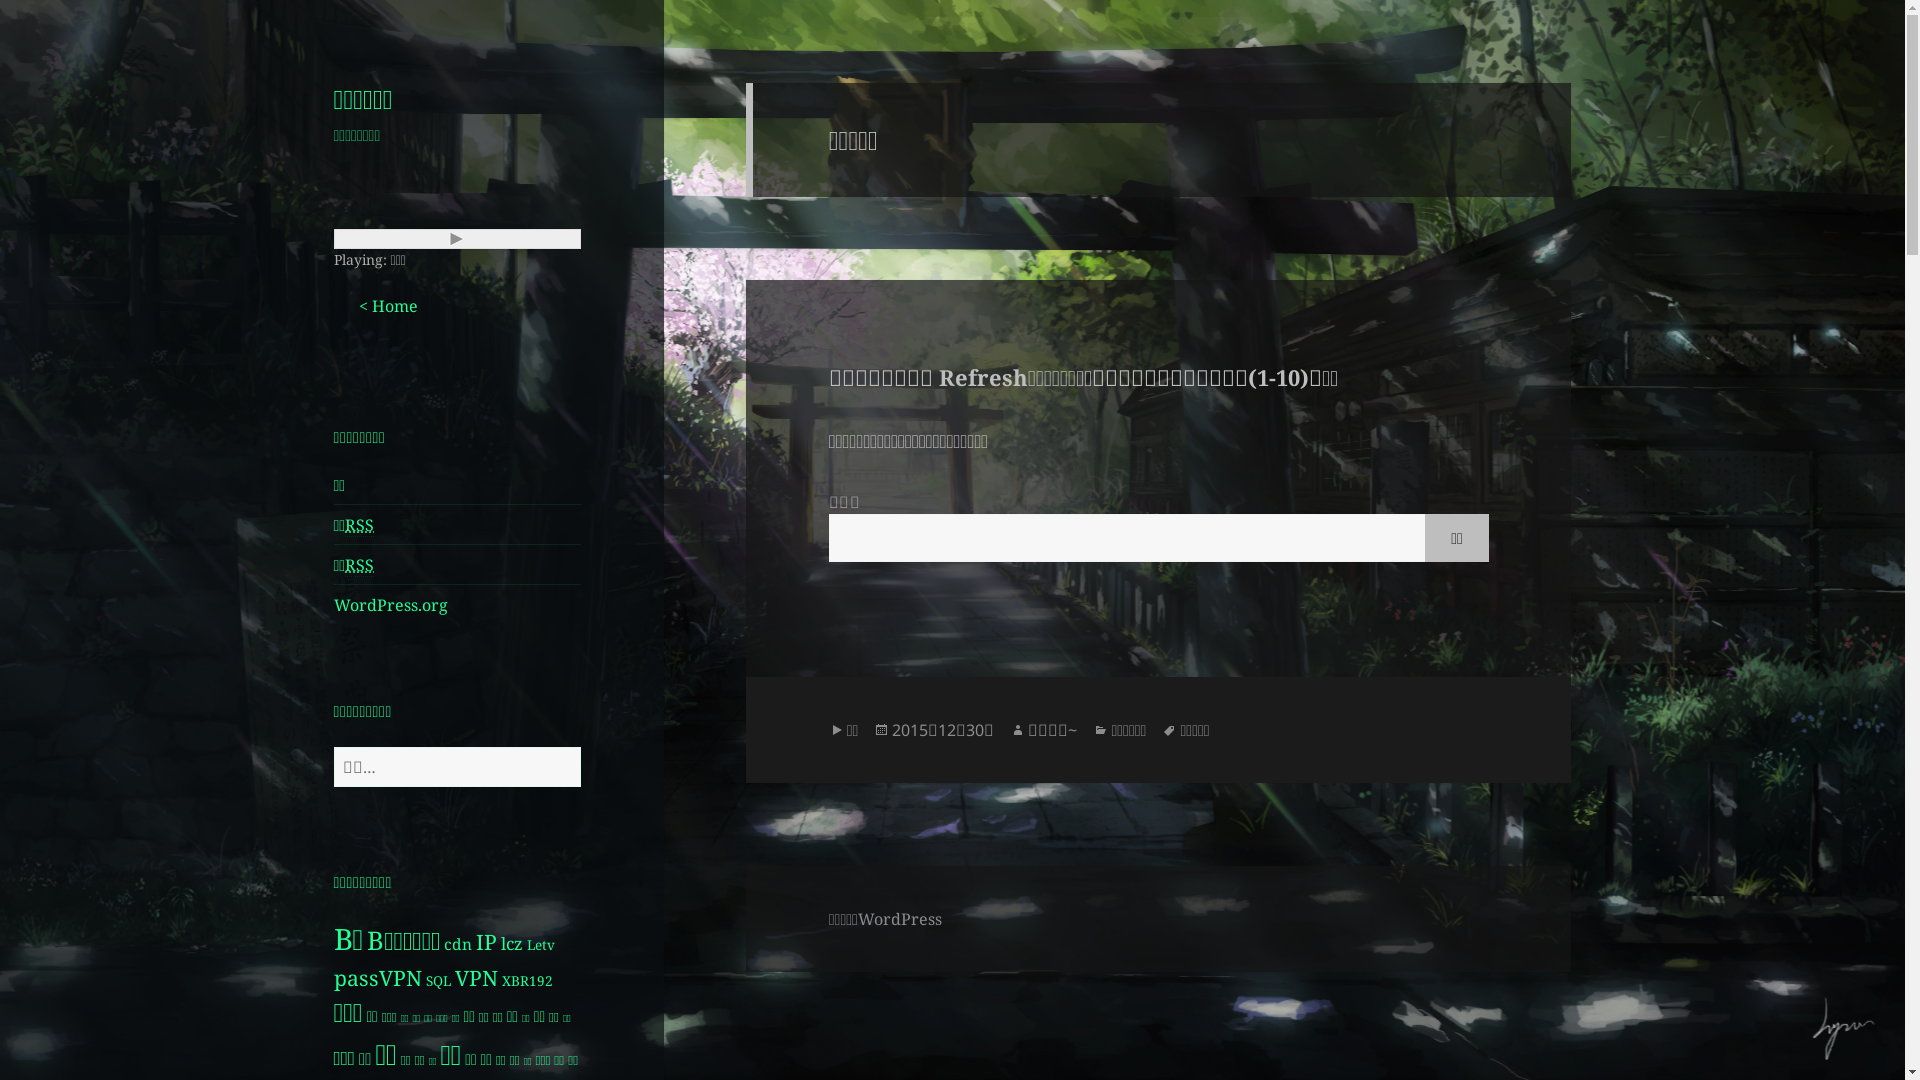 This screenshot has height=1080, width=1920. I want to click on 'lcz', so click(512, 943).